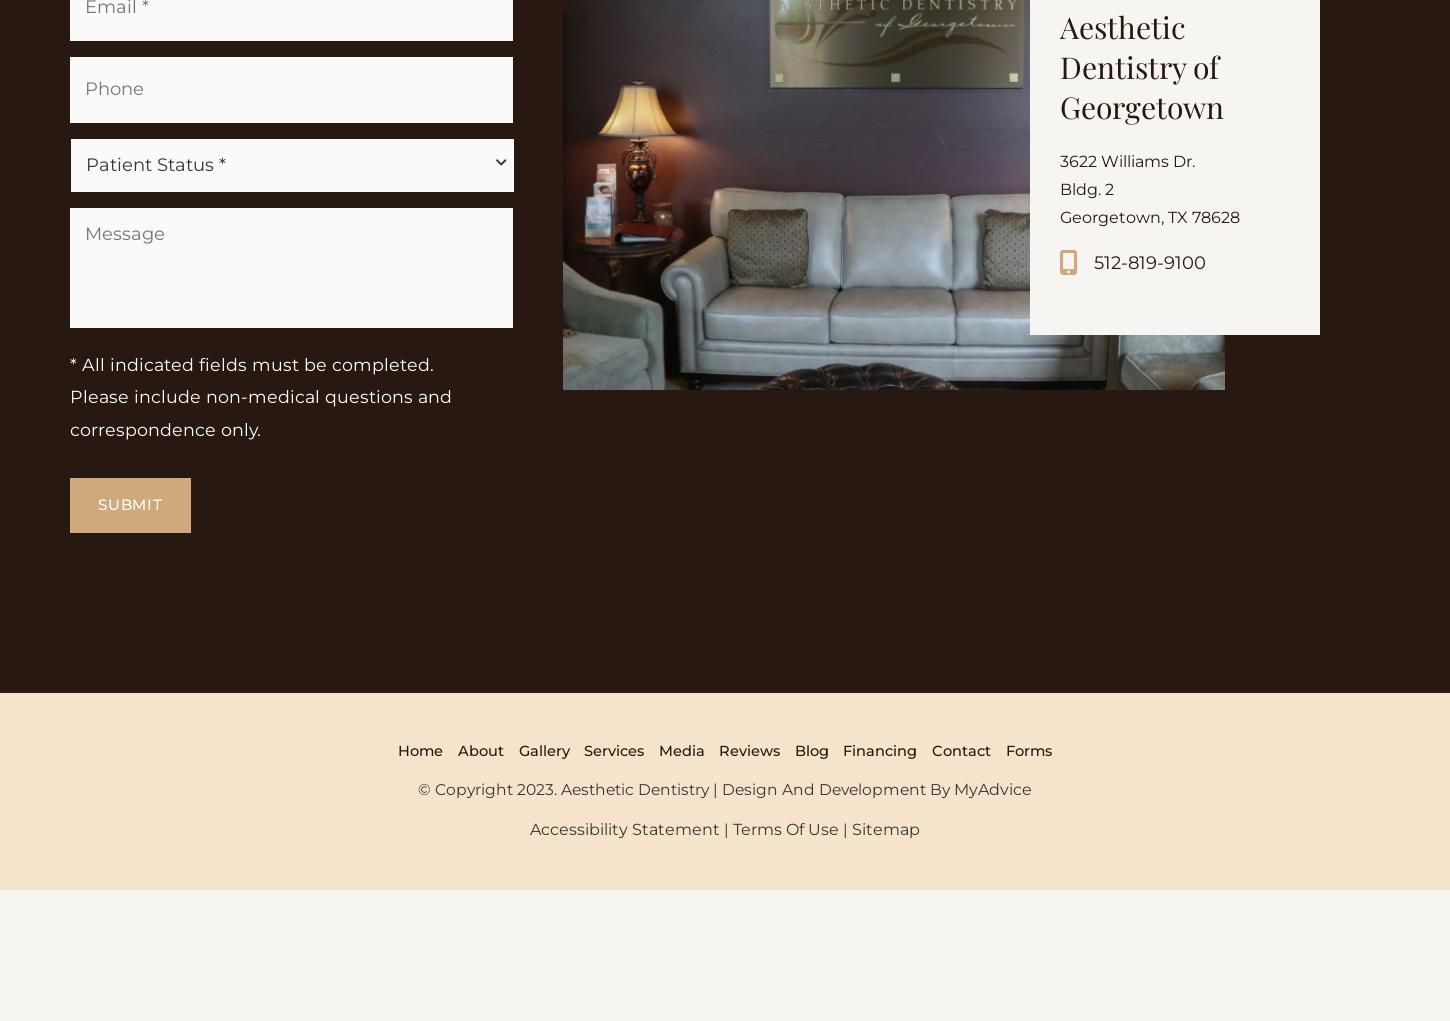  What do you see at coordinates (1088, 332) in the screenshot?
I see `'Bldg. 2'` at bounding box center [1088, 332].